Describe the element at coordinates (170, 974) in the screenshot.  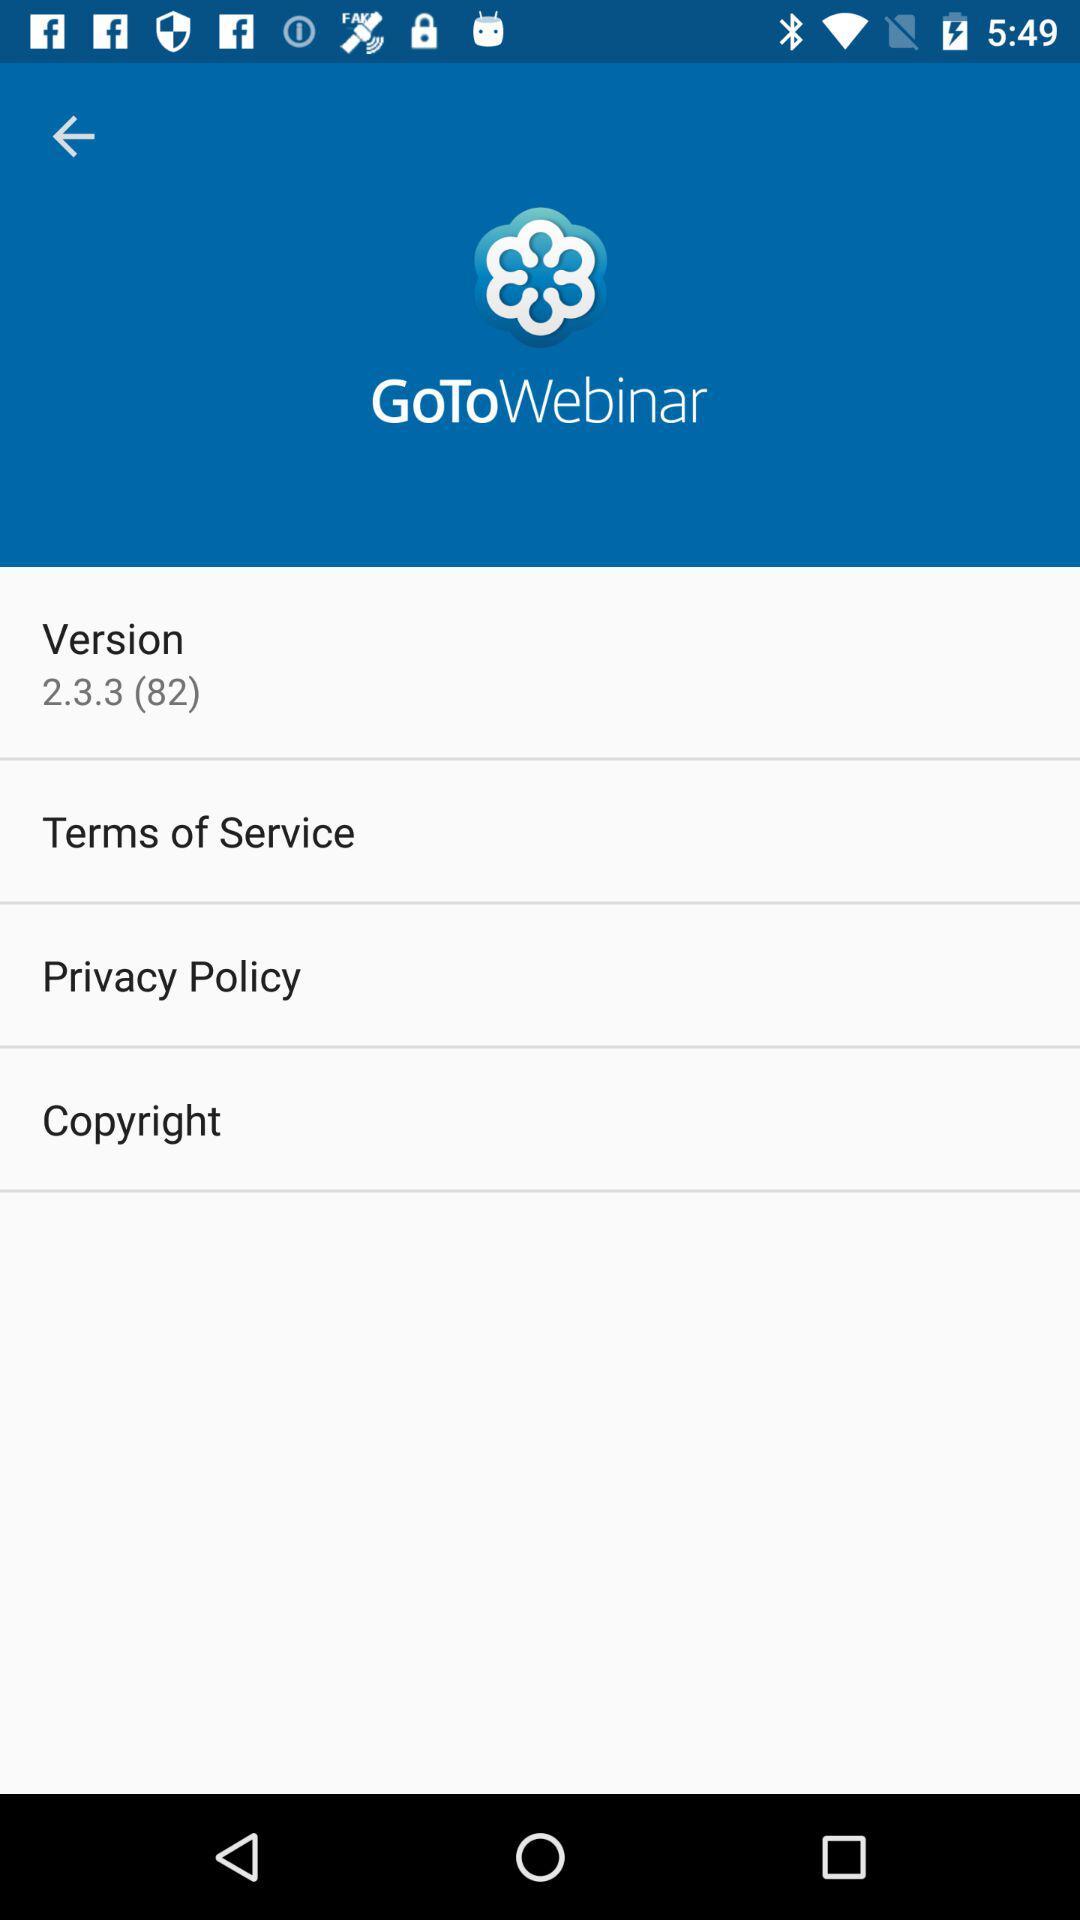
I see `privacy policy` at that location.